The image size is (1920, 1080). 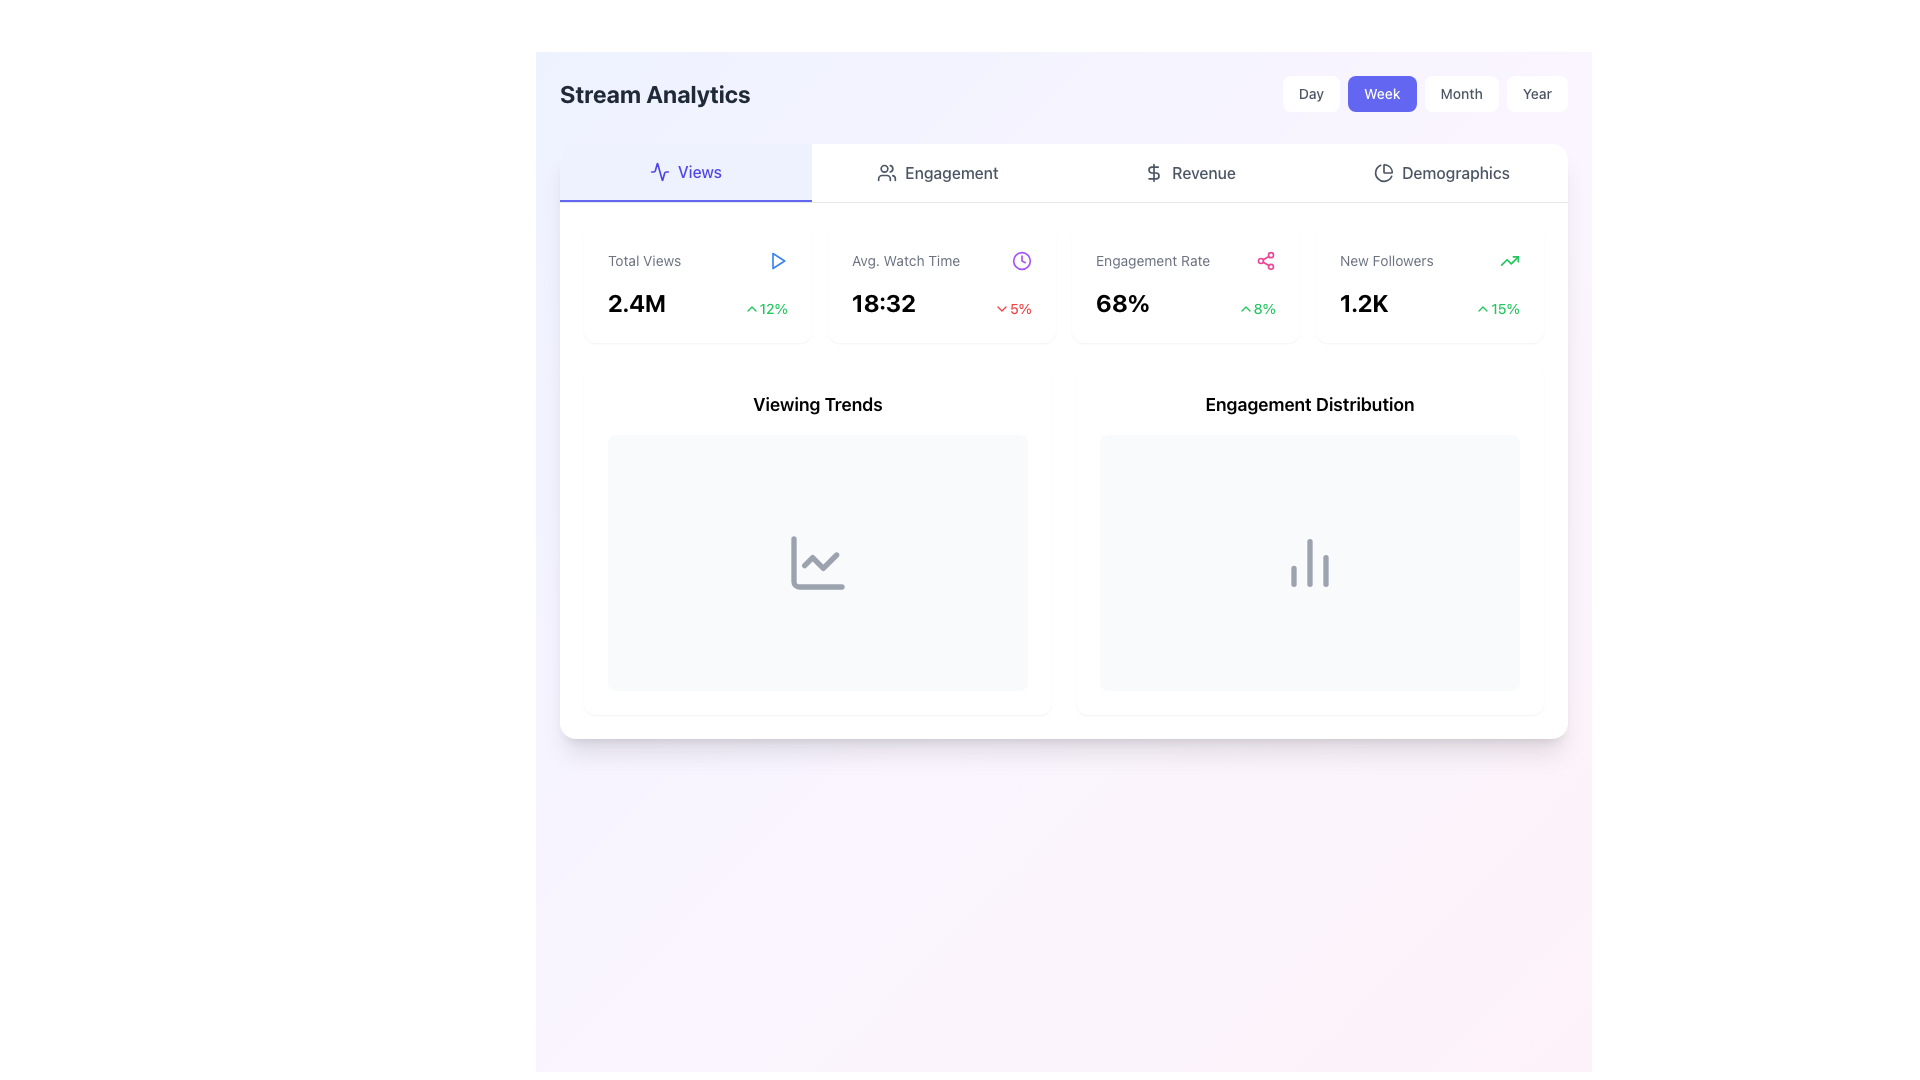 I want to click on the 'Revenue' tab button, which is the third tab, so click(x=1190, y=172).